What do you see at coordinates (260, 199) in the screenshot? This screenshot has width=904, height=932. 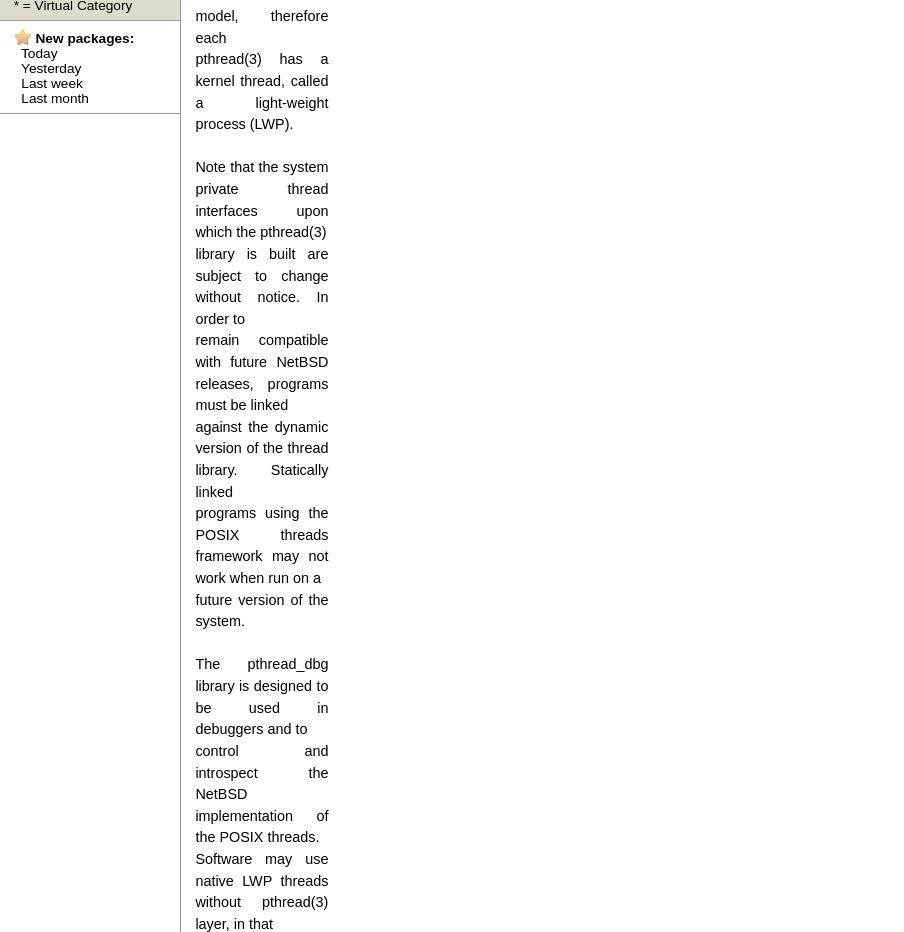 I see `'Note that the system private thread interfaces upon which the pthread(3)'` at bounding box center [260, 199].